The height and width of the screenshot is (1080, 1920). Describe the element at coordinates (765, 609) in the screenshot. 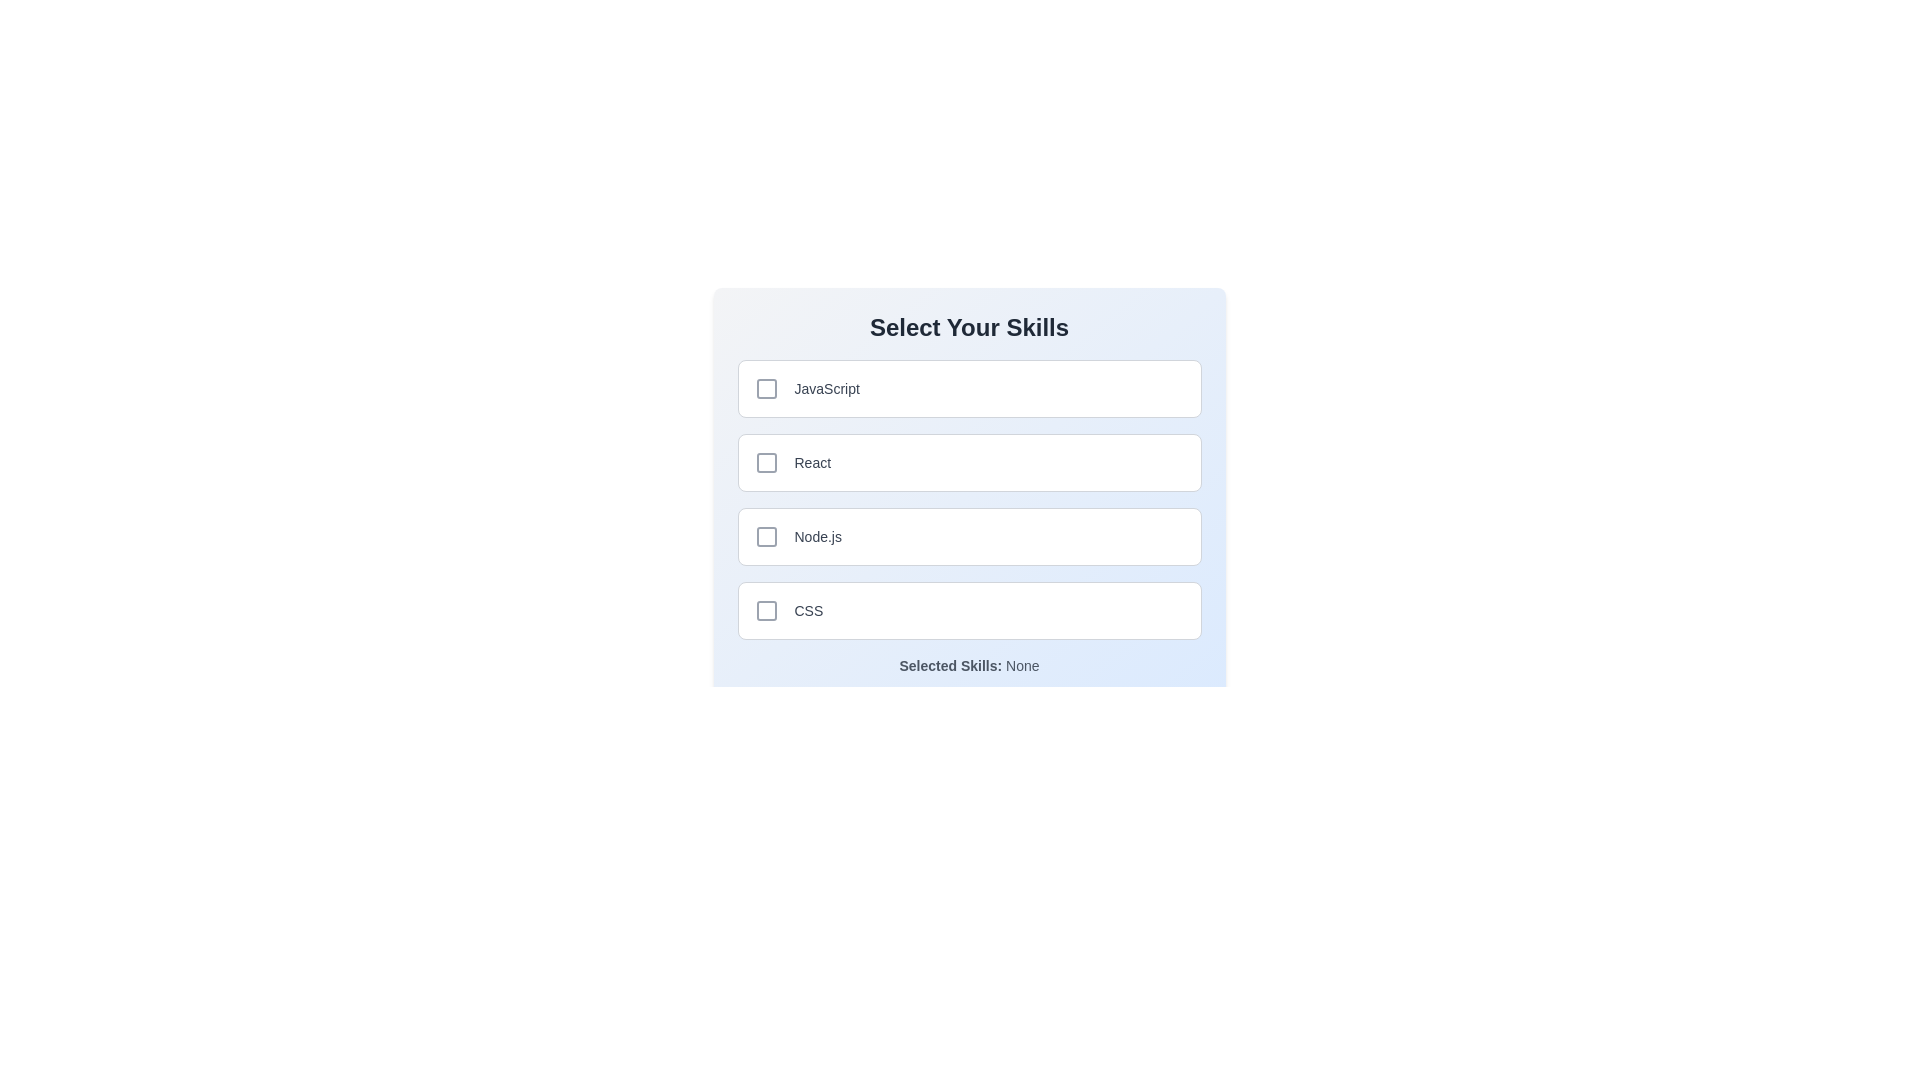

I see `the checkbox styled as a small square icon outlined with a thin line and colored light gray, located to the left of the label 'CSS'` at that location.